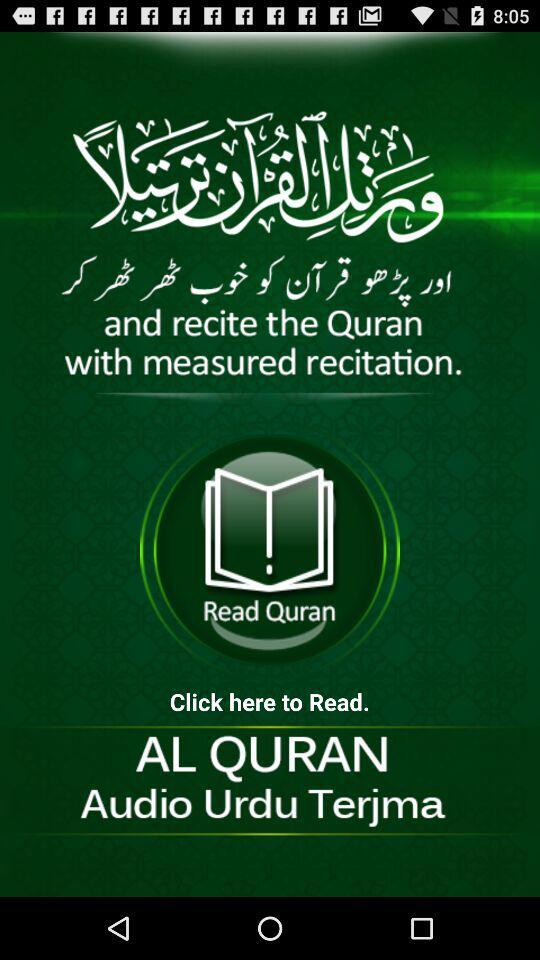 The height and width of the screenshot is (960, 540). I want to click on read quran, so click(270, 550).